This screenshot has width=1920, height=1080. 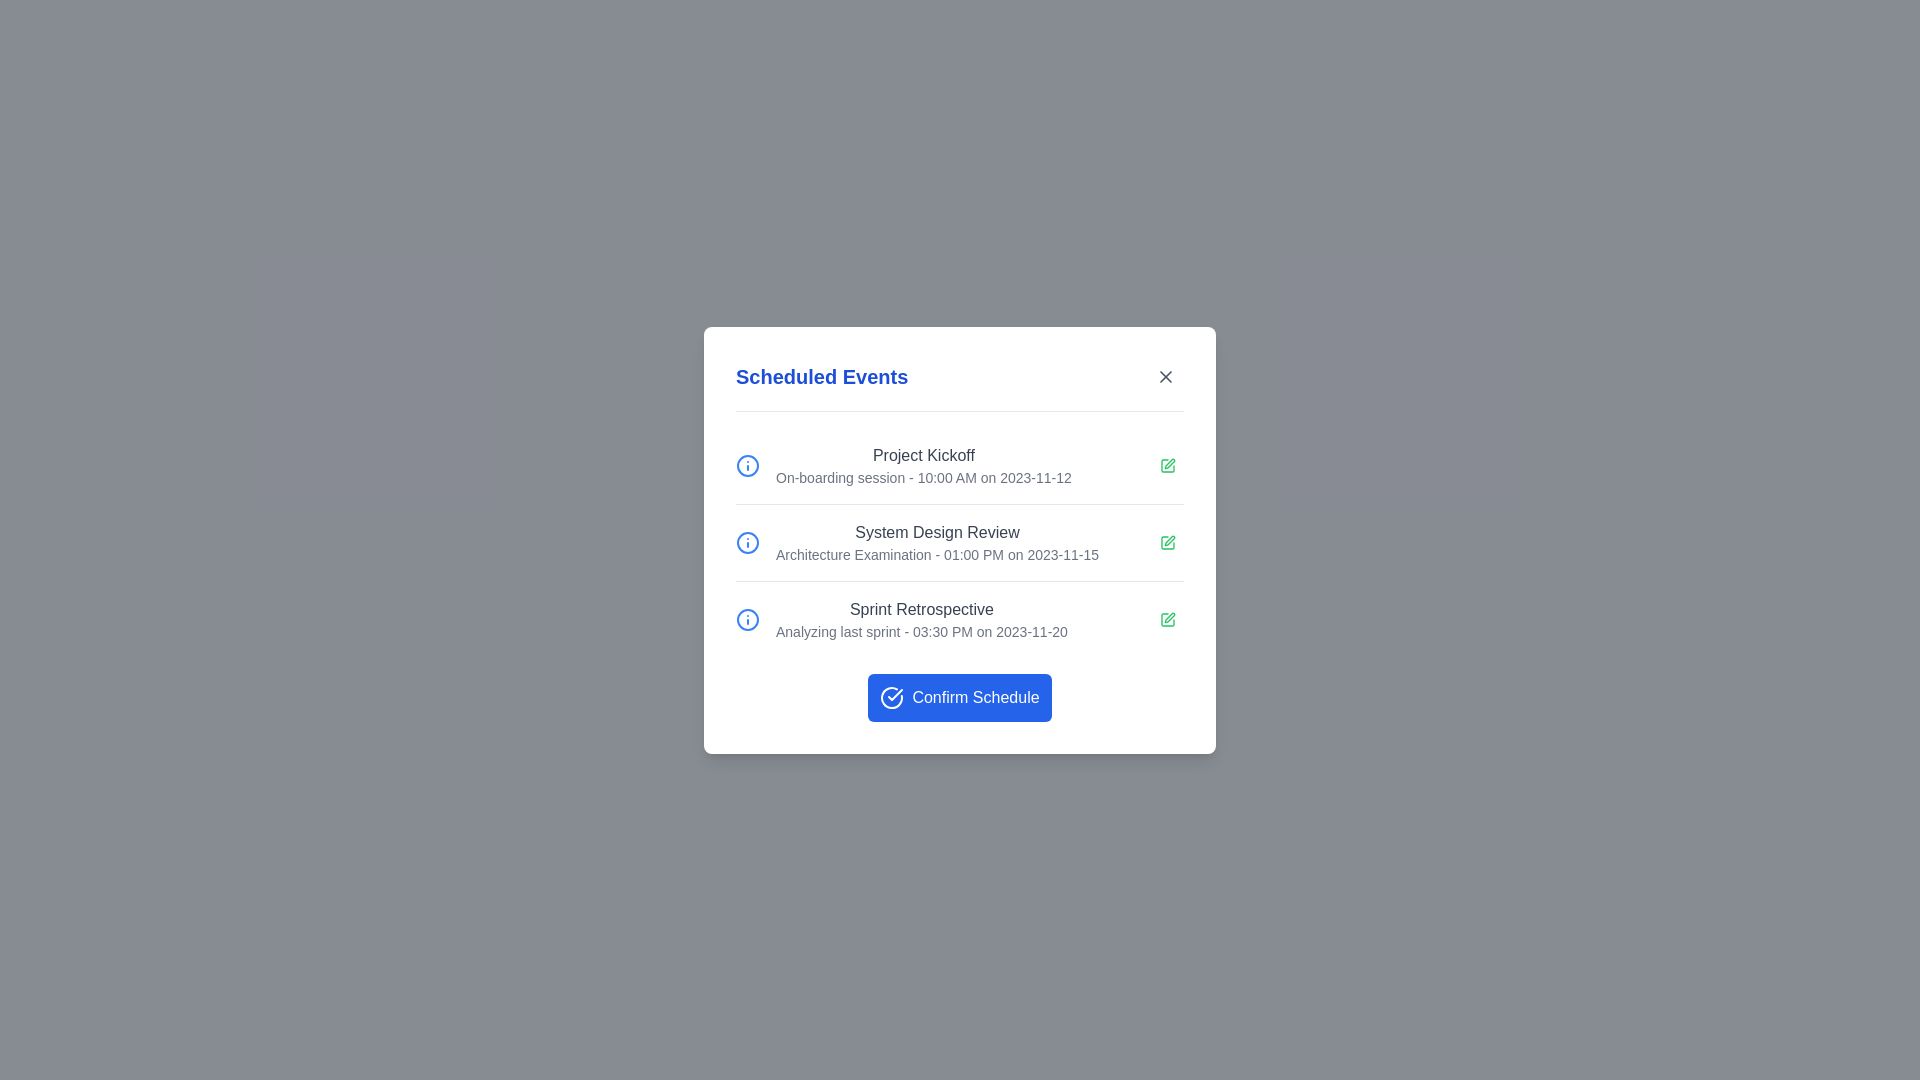 What do you see at coordinates (1167, 618) in the screenshot?
I see `edit button for the event titled 'Sprint Retrospective'` at bounding box center [1167, 618].